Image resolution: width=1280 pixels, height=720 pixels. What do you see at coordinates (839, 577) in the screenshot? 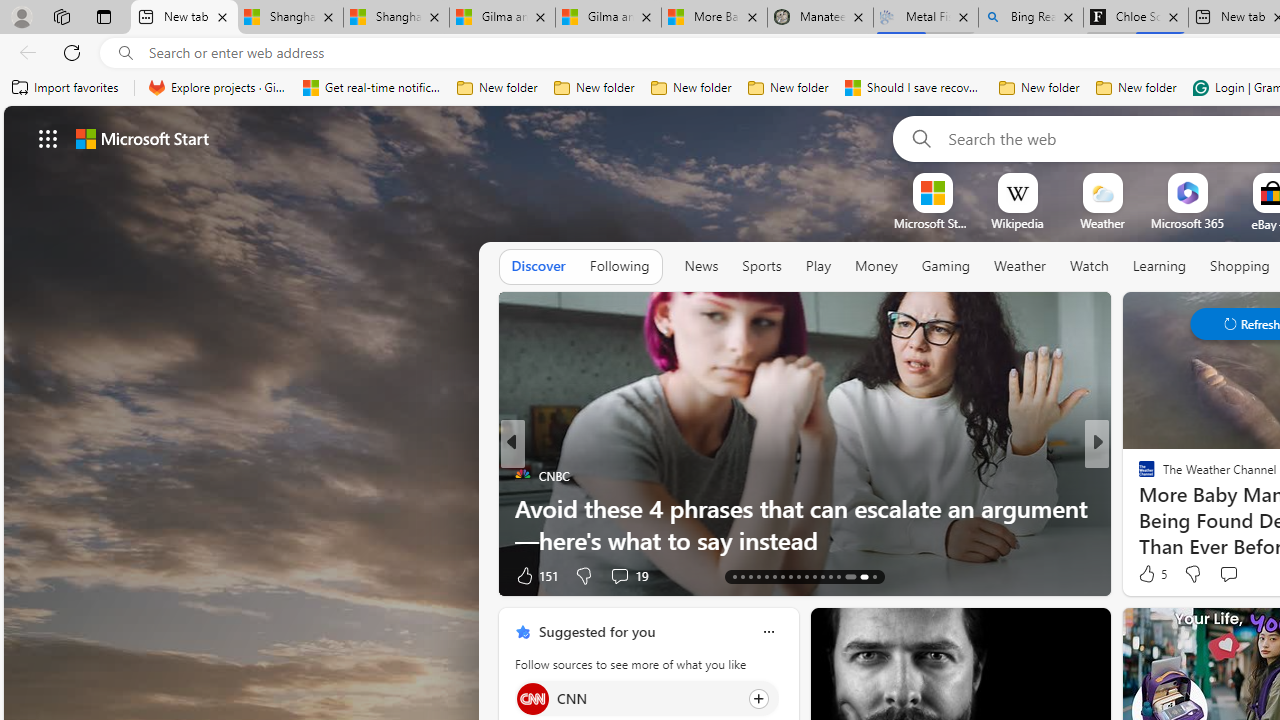
I see `'AutomationID: tab-39'` at bounding box center [839, 577].